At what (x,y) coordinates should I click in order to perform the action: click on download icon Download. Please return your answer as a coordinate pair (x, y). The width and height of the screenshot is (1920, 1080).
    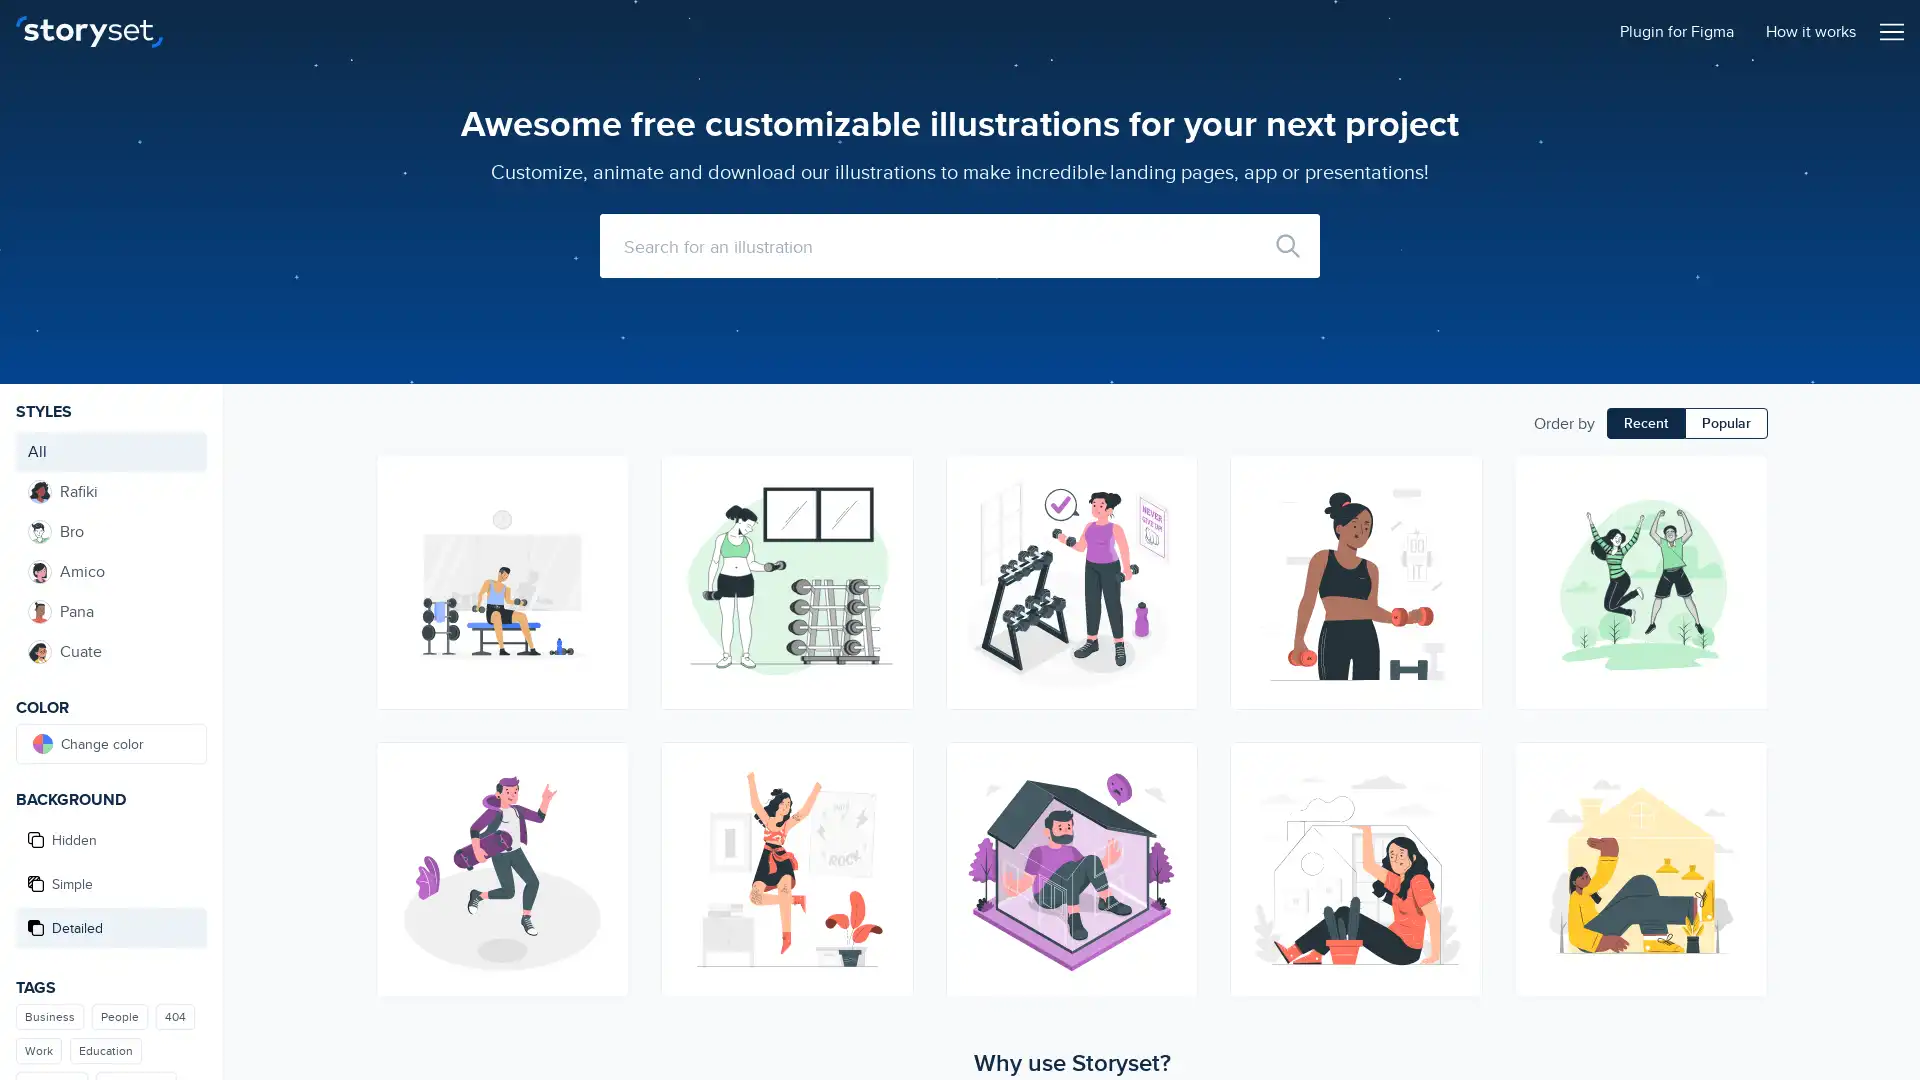
    Looking at the image, I should click on (602, 515).